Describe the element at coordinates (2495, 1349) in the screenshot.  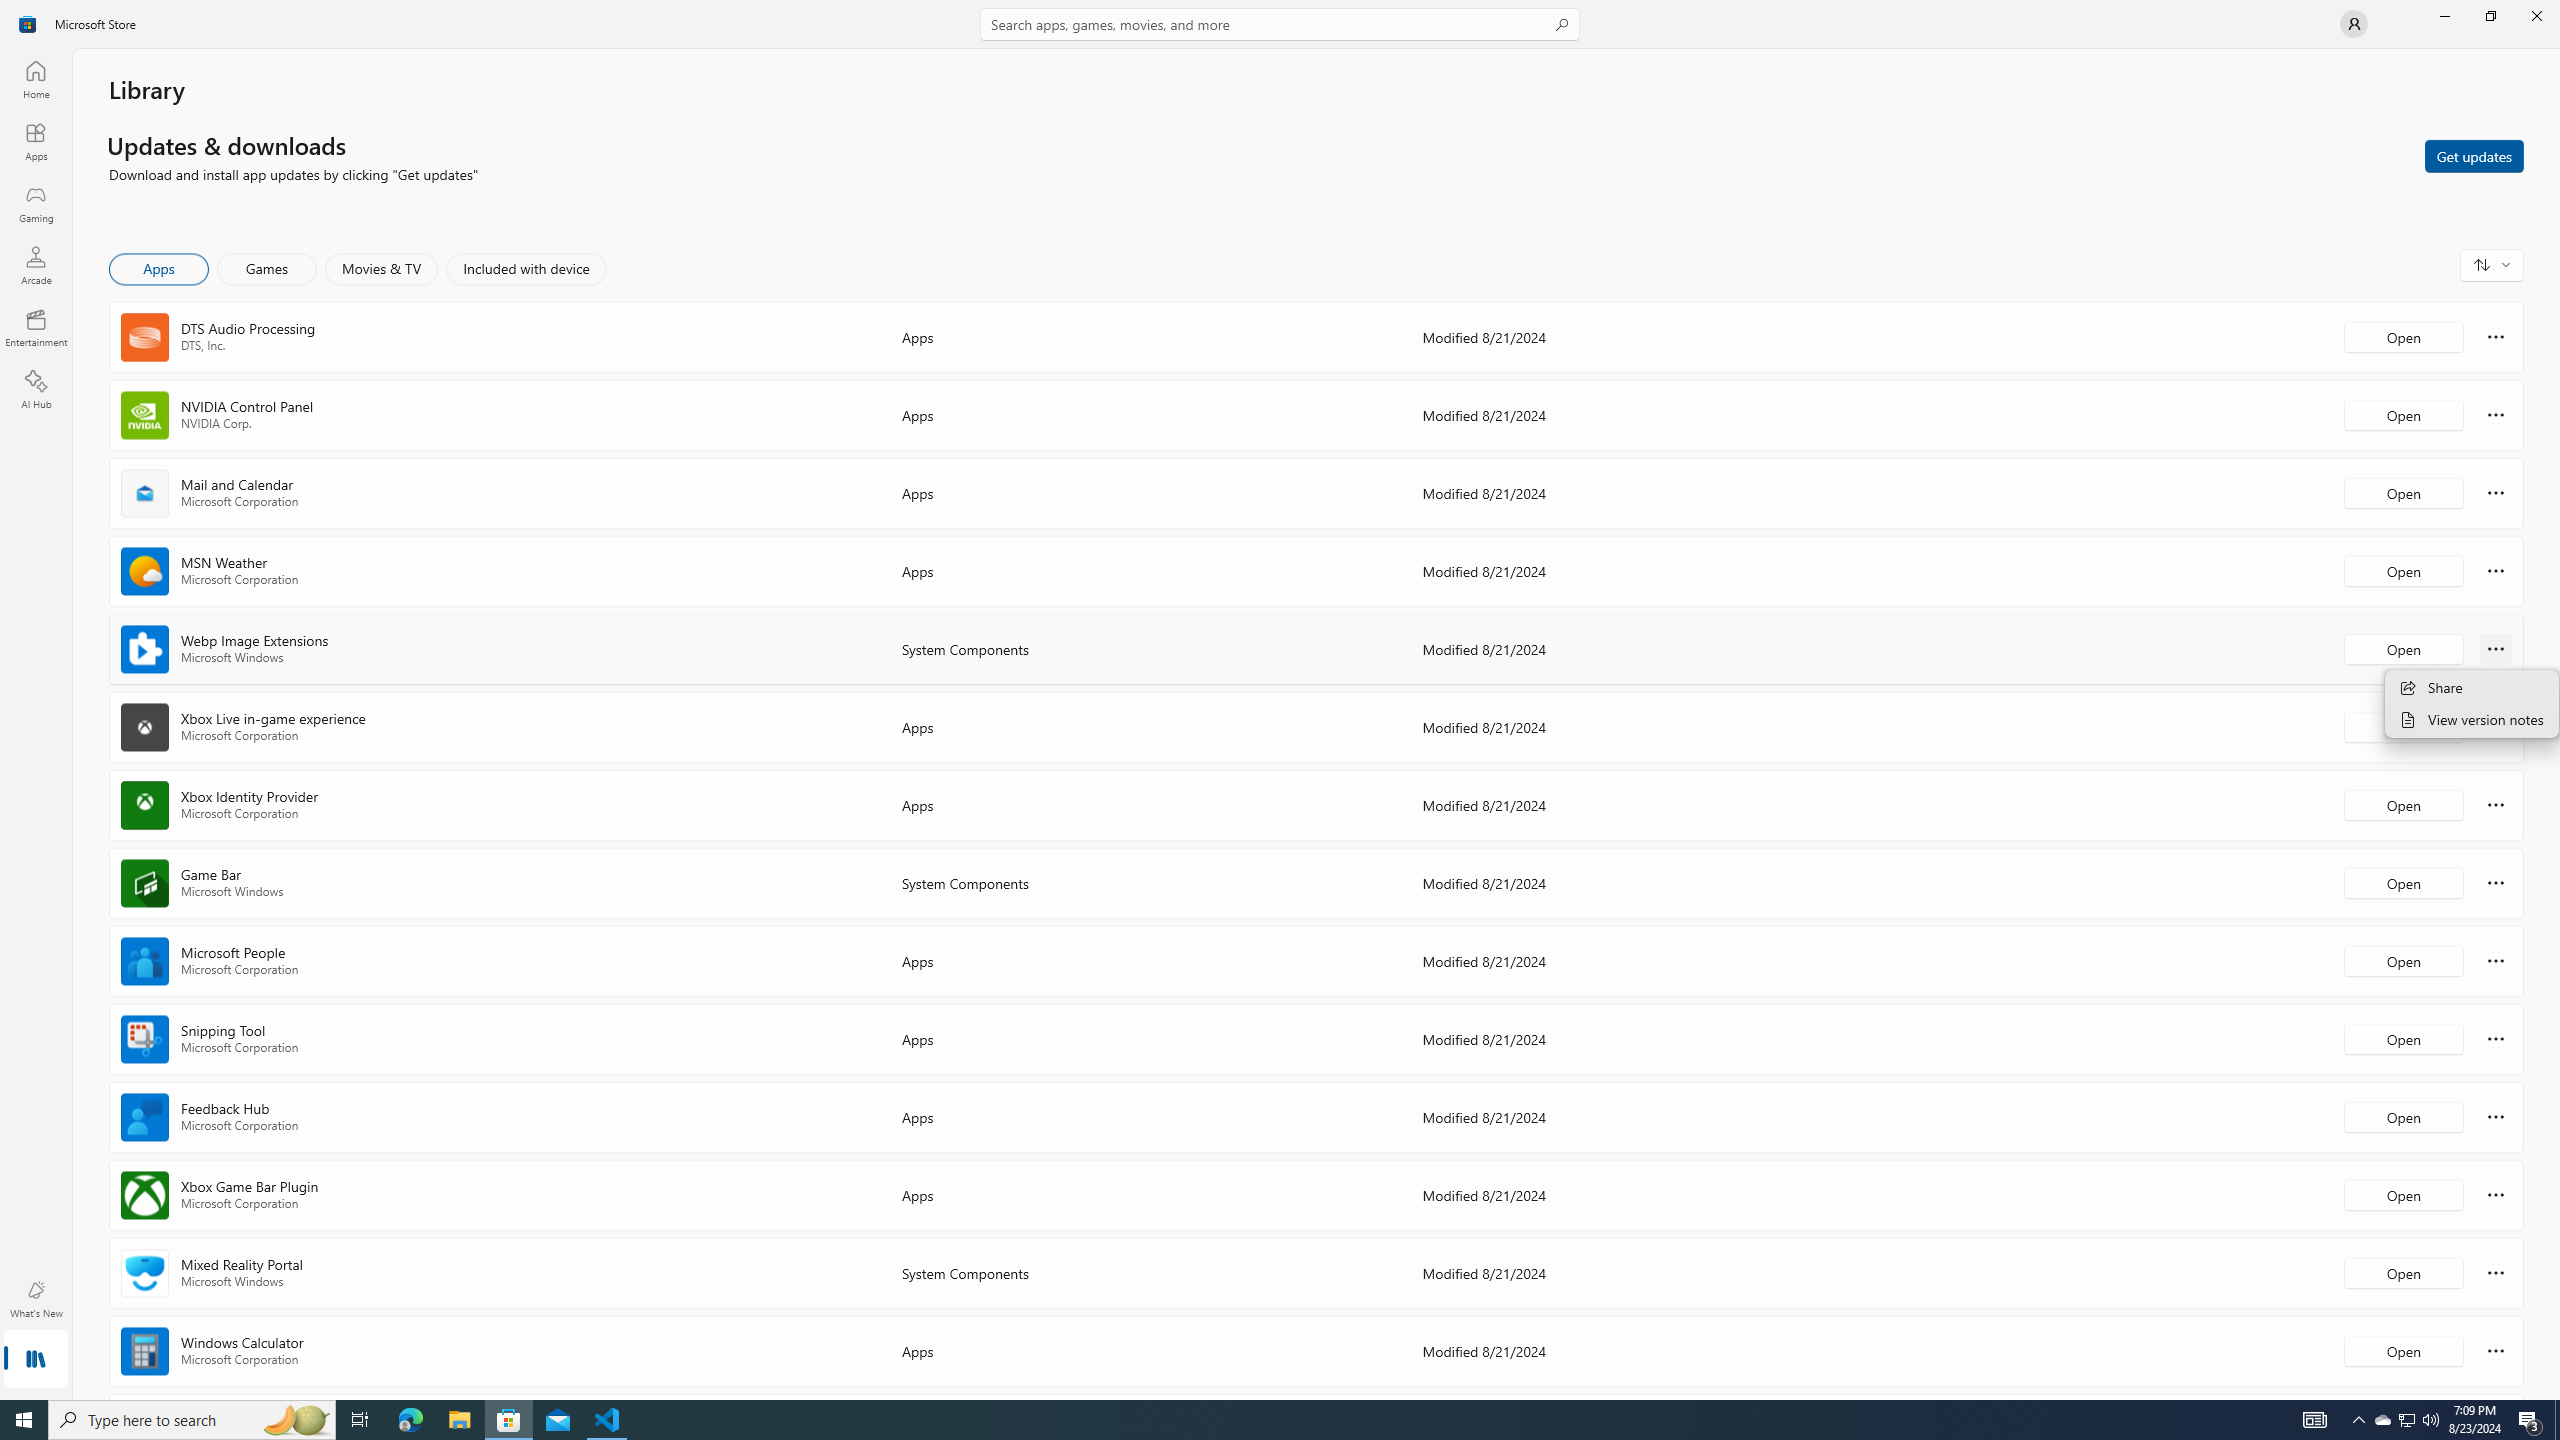
I see `'More options'` at that location.